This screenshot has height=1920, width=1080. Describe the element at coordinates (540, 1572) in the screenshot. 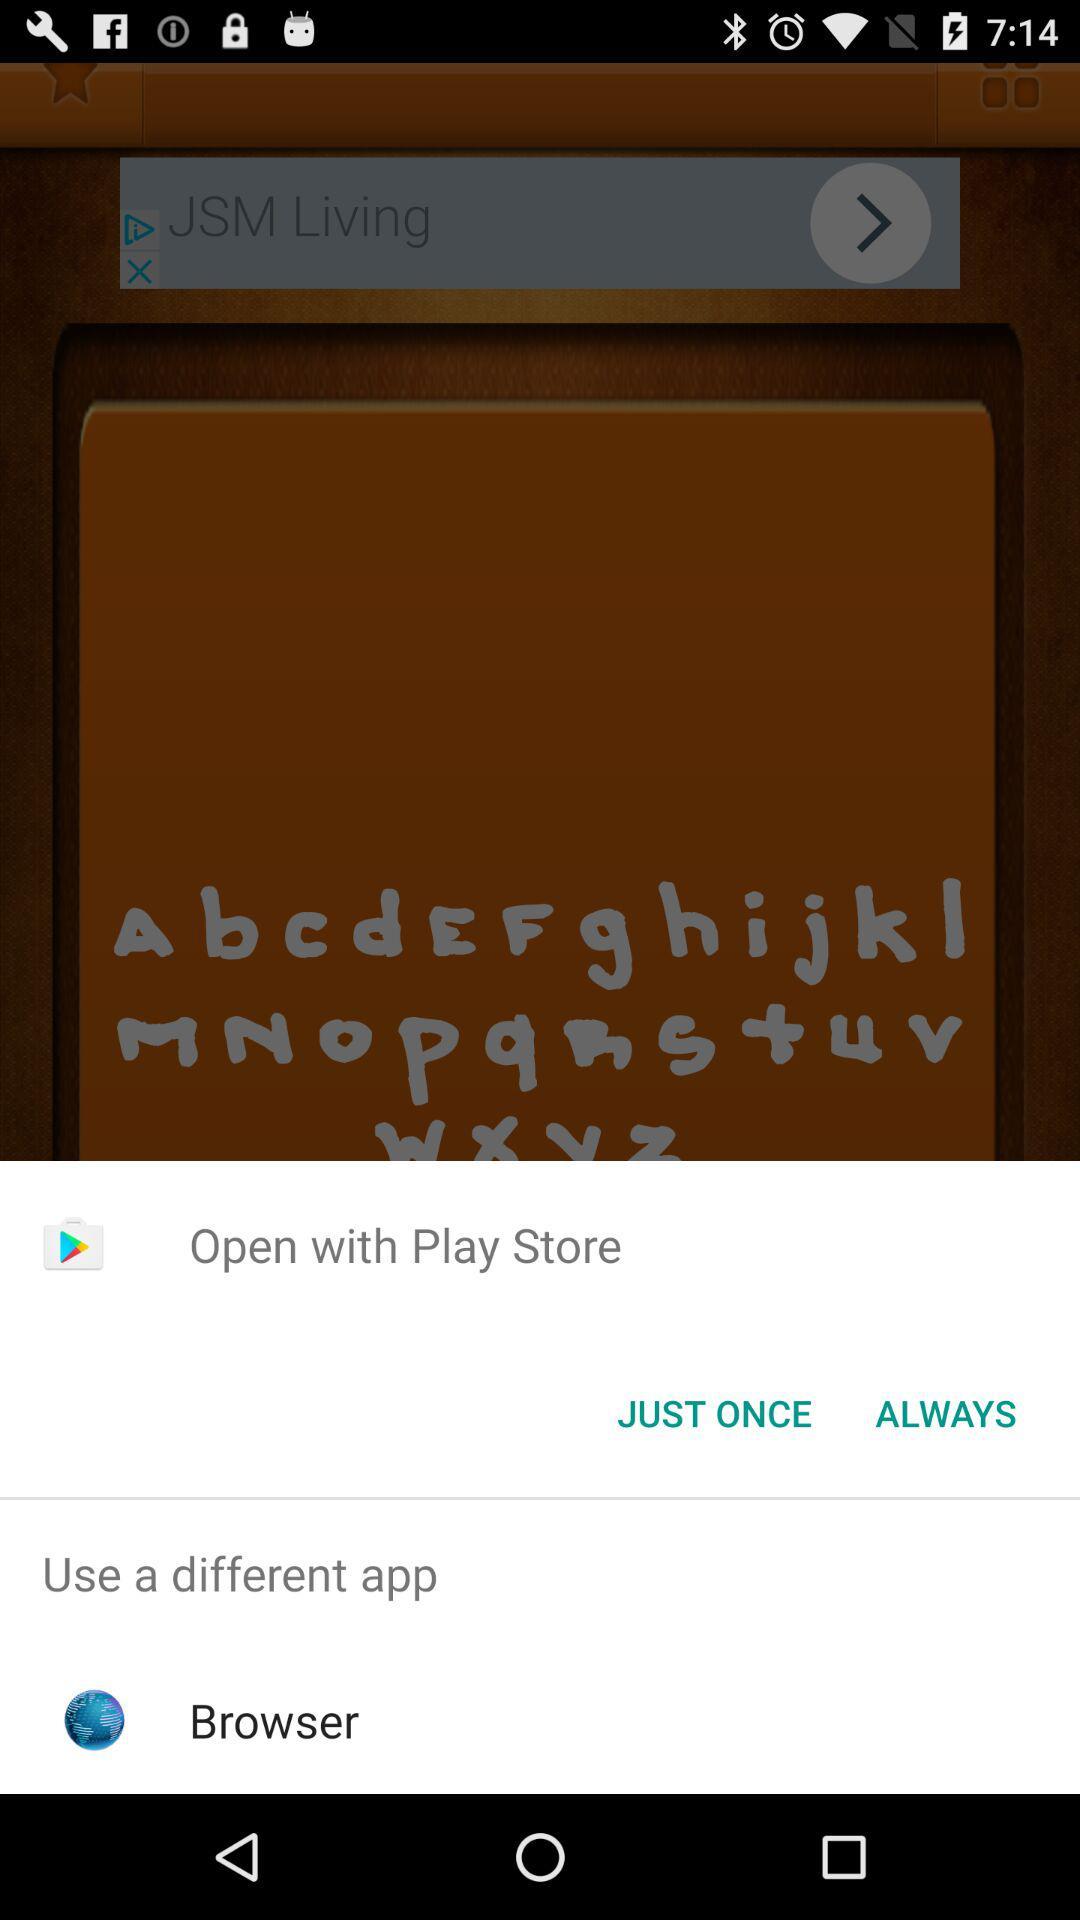

I see `icon above browser icon` at that location.